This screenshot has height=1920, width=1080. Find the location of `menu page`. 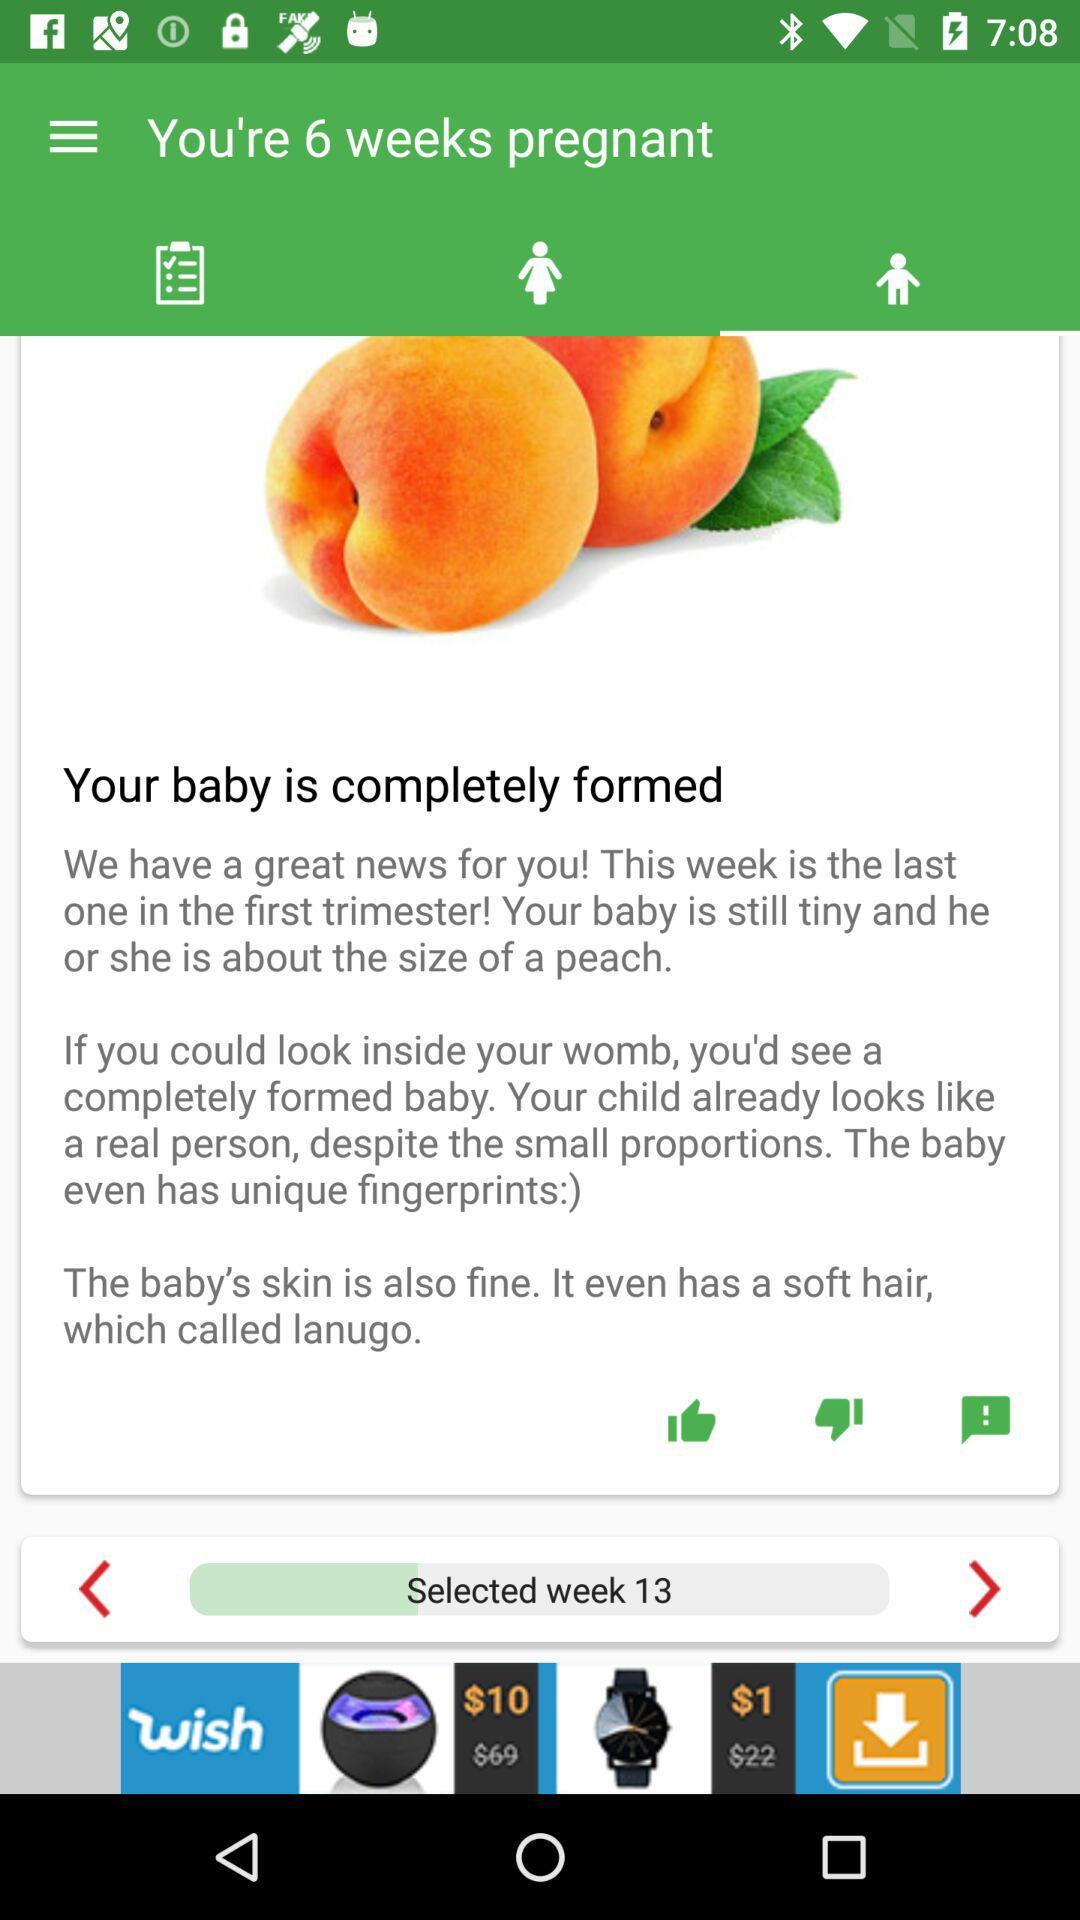

menu page is located at coordinates (984, 1418).